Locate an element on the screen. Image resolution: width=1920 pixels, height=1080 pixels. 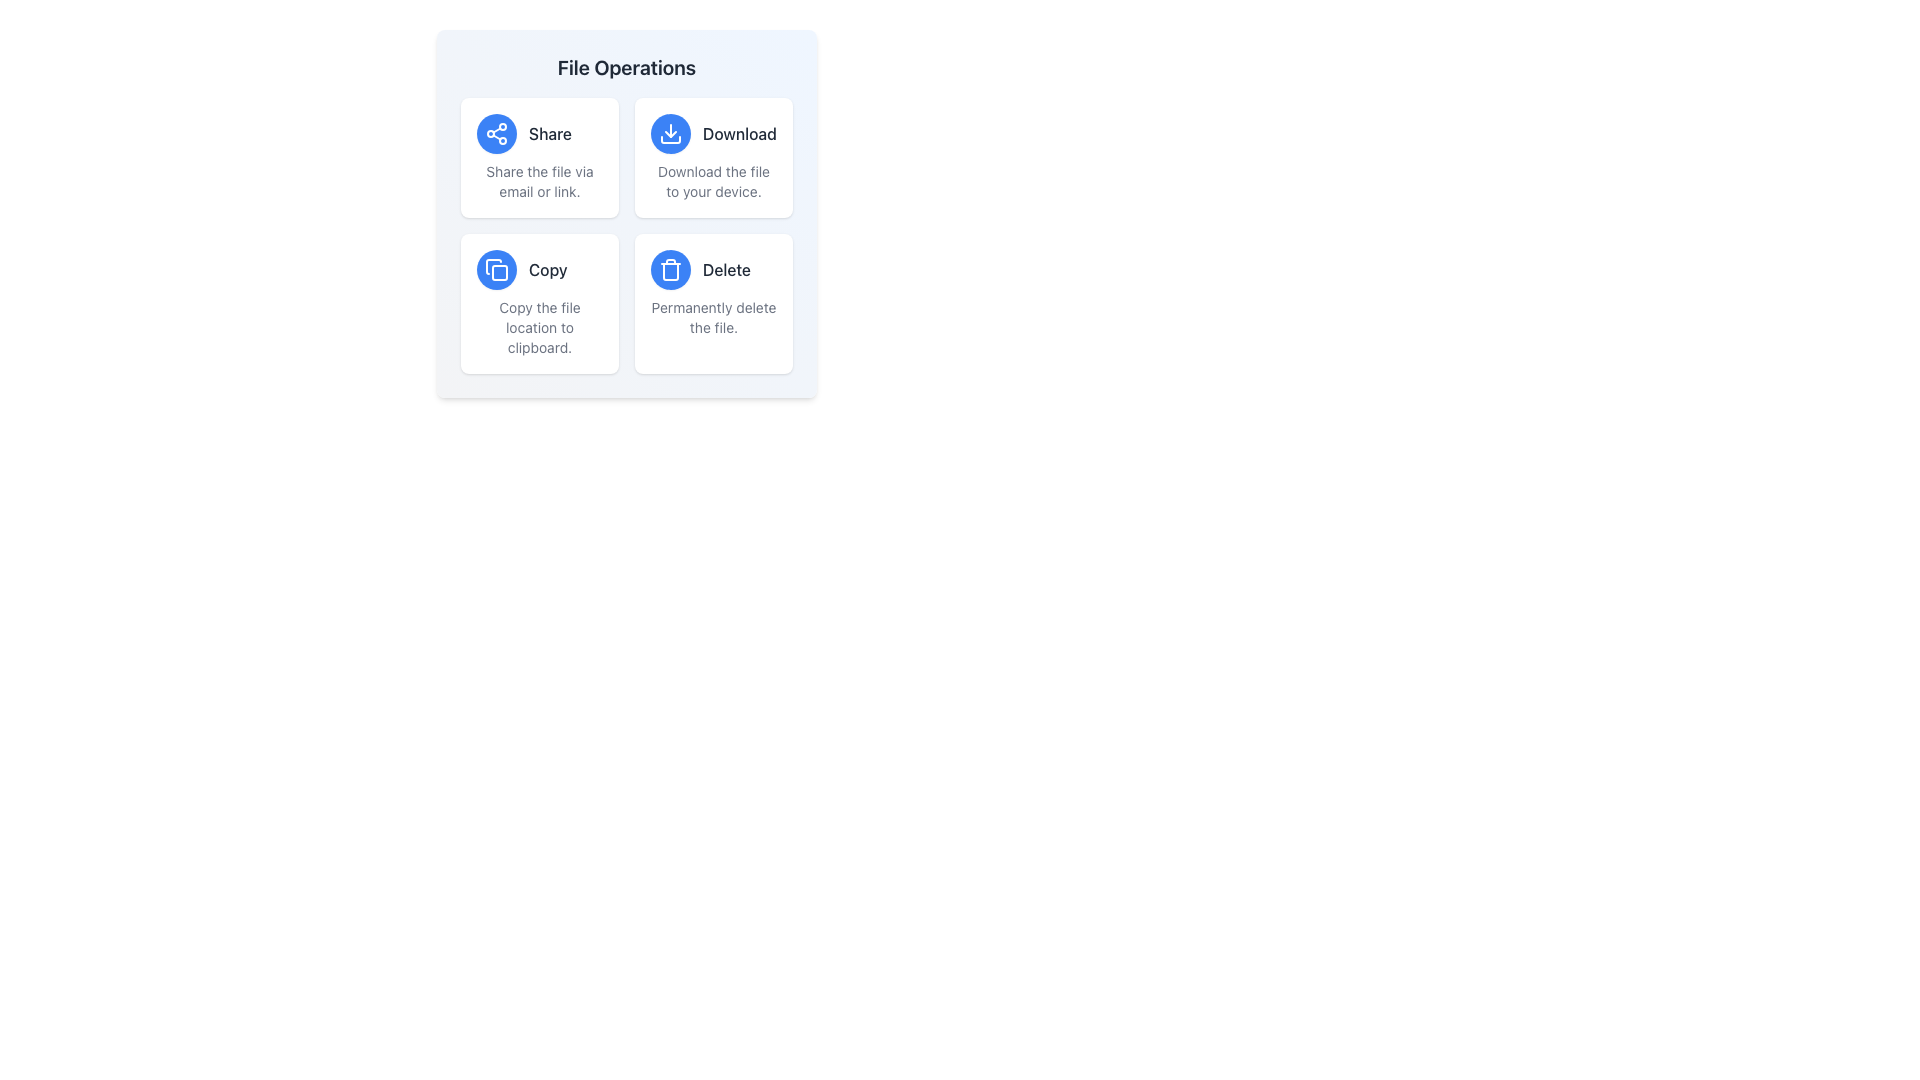
text from the 'Download' label, which is styled in medium-sized gray text and located in the second tile of the 'File Operations' section is located at coordinates (738, 134).